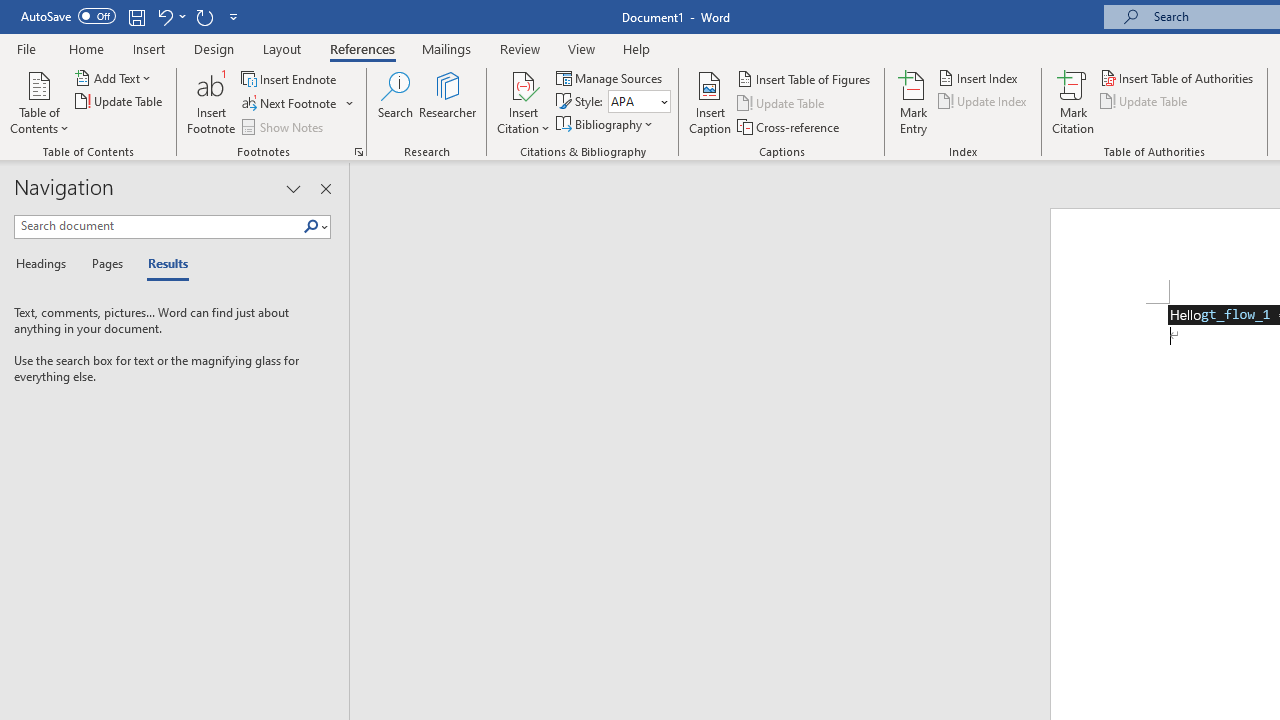  What do you see at coordinates (170, 16) in the screenshot?
I see `'Undo Underline Style'` at bounding box center [170, 16].